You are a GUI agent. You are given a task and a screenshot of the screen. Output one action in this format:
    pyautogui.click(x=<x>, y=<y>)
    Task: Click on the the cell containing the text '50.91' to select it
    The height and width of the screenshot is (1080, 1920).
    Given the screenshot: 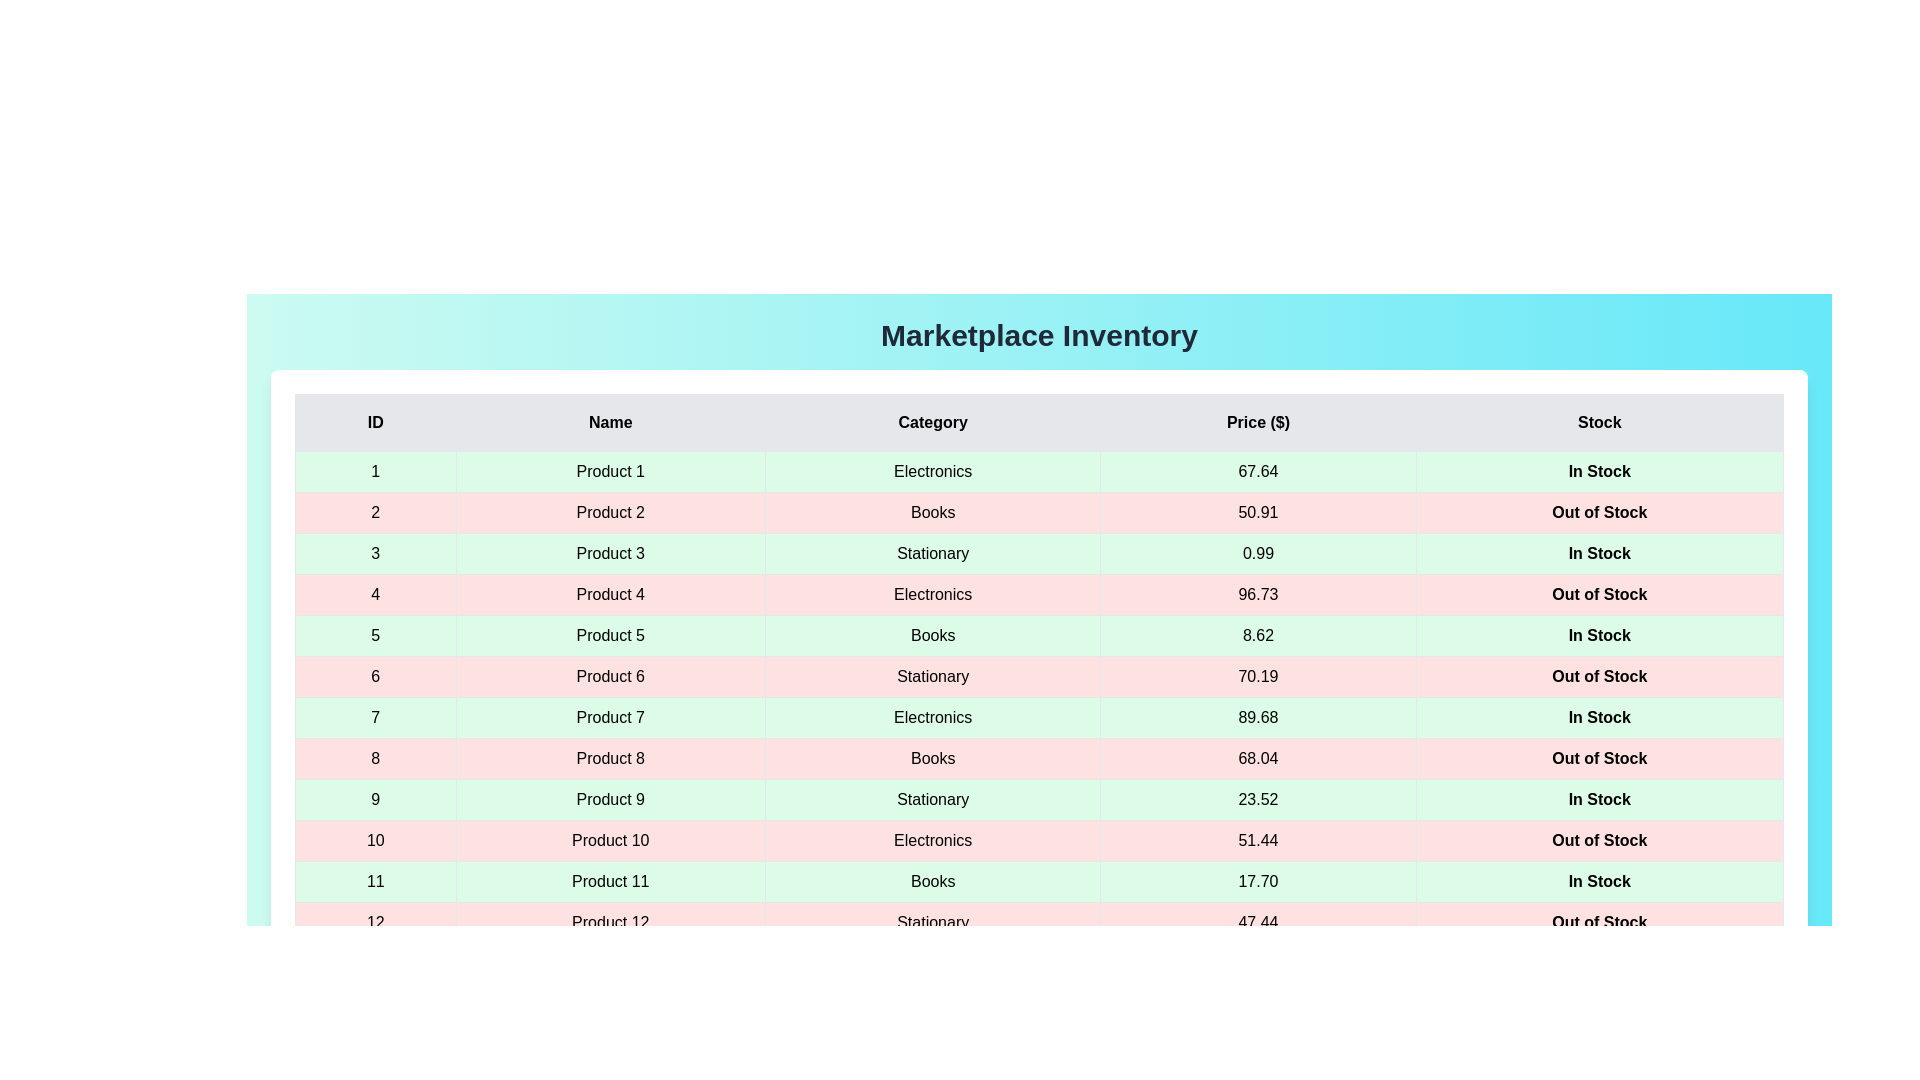 What is the action you would take?
    pyautogui.click(x=1256, y=512)
    